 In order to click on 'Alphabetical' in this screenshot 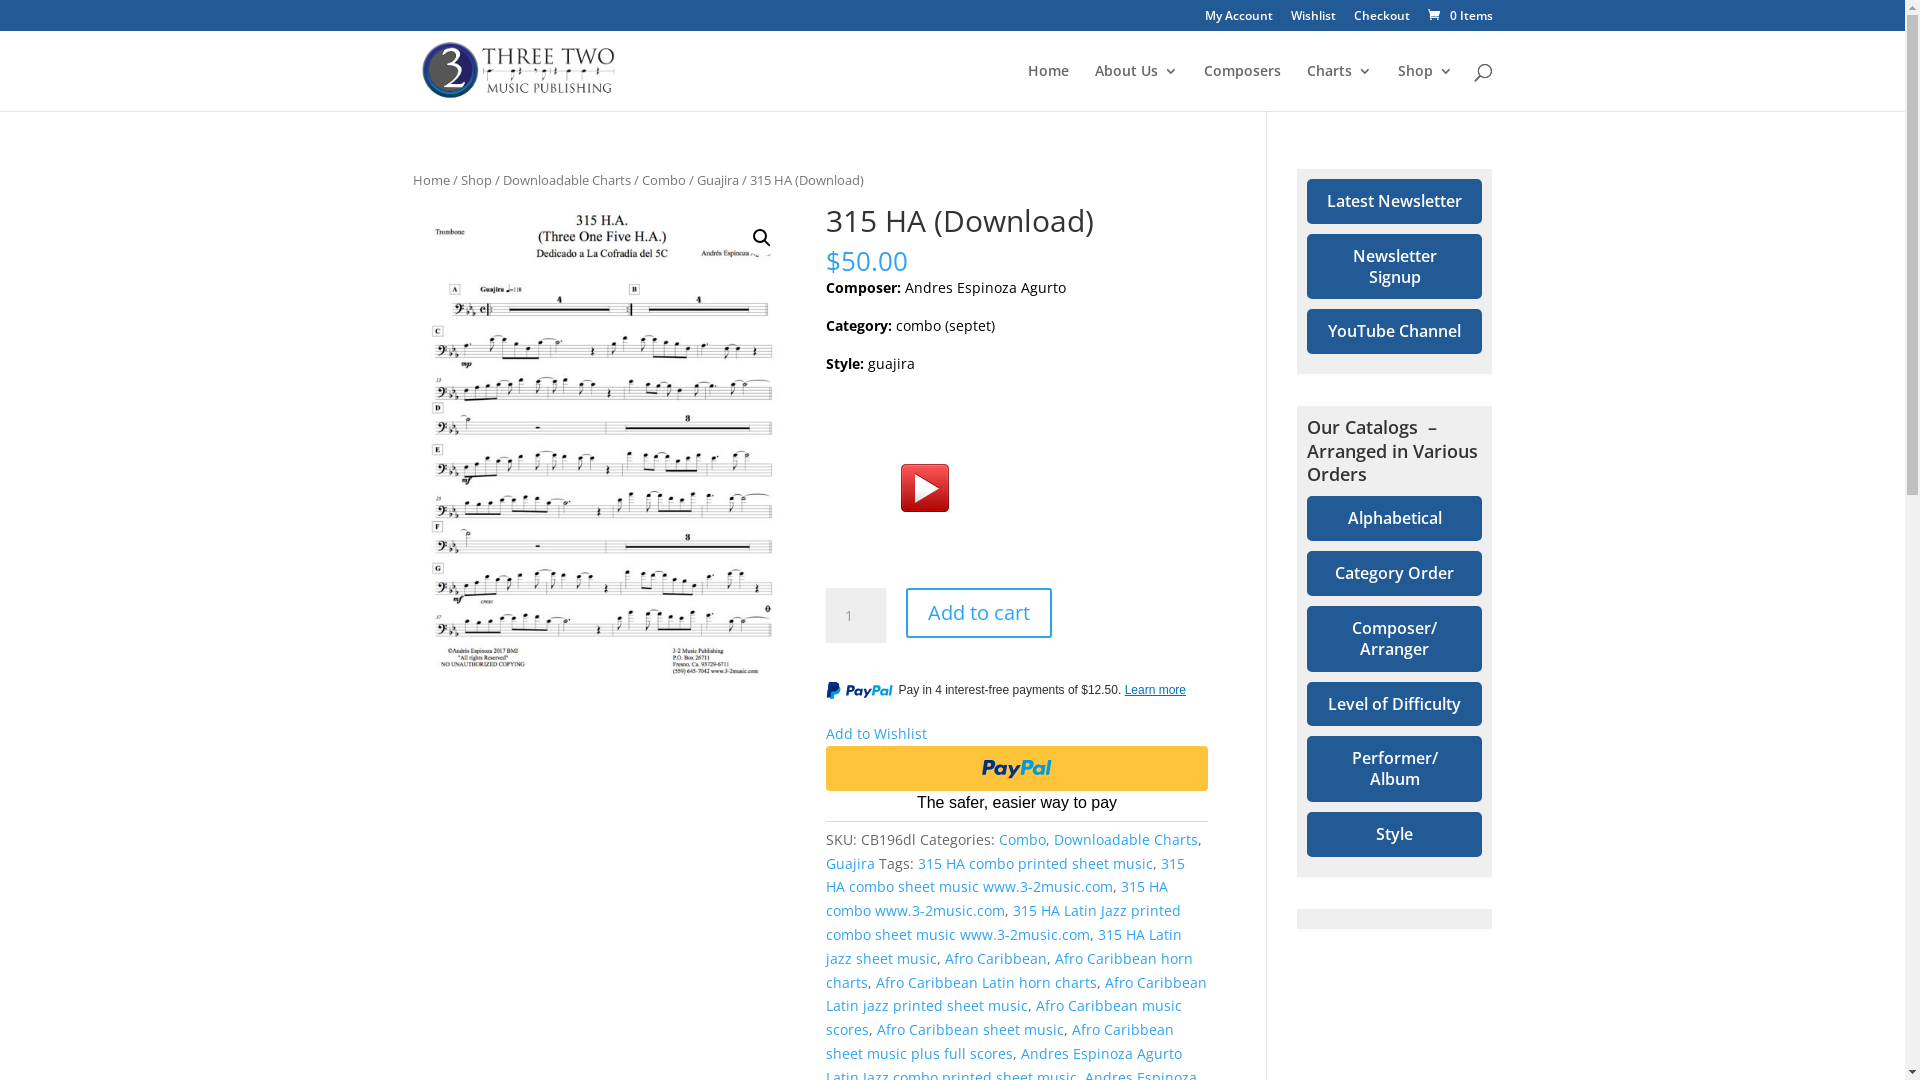, I will do `click(1393, 517)`.